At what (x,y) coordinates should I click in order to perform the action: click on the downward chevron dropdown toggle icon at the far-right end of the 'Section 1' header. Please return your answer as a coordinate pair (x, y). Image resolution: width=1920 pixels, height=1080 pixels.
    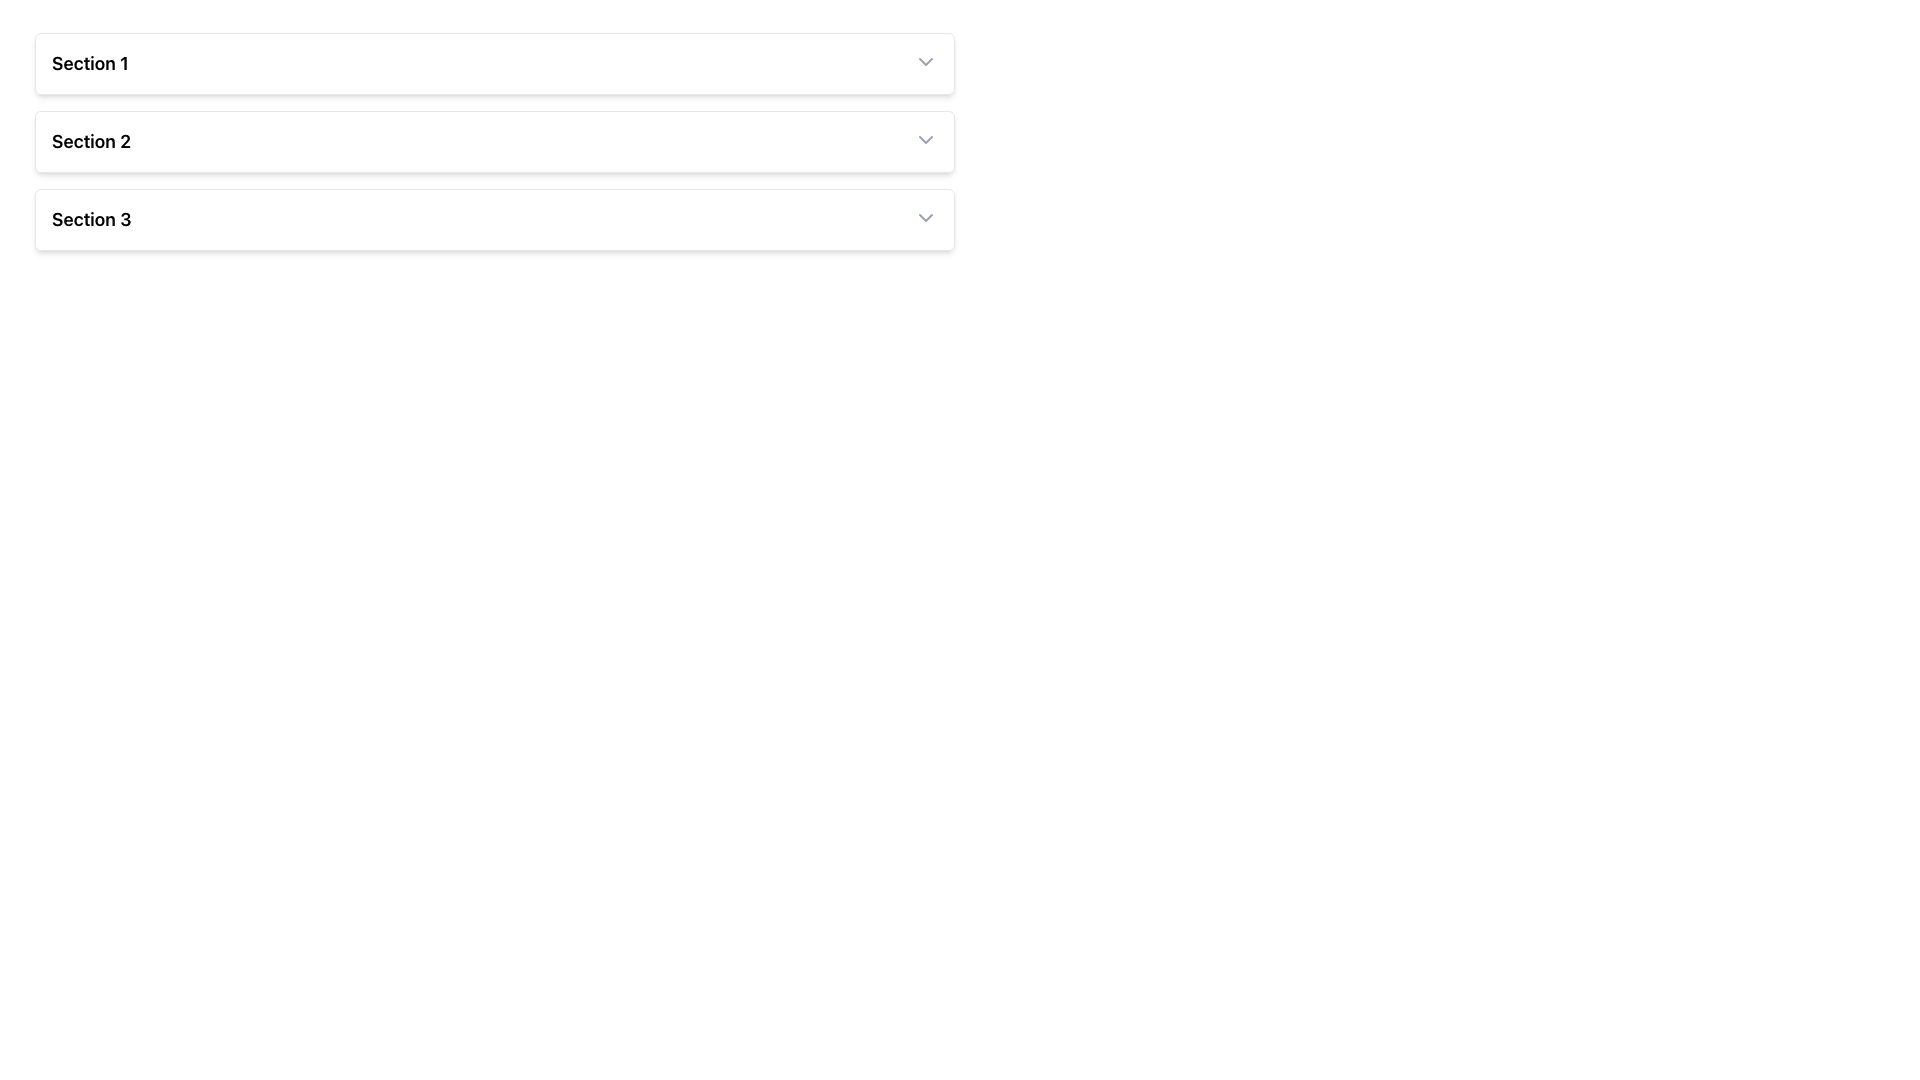
    Looking at the image, I should click on (925, 60).